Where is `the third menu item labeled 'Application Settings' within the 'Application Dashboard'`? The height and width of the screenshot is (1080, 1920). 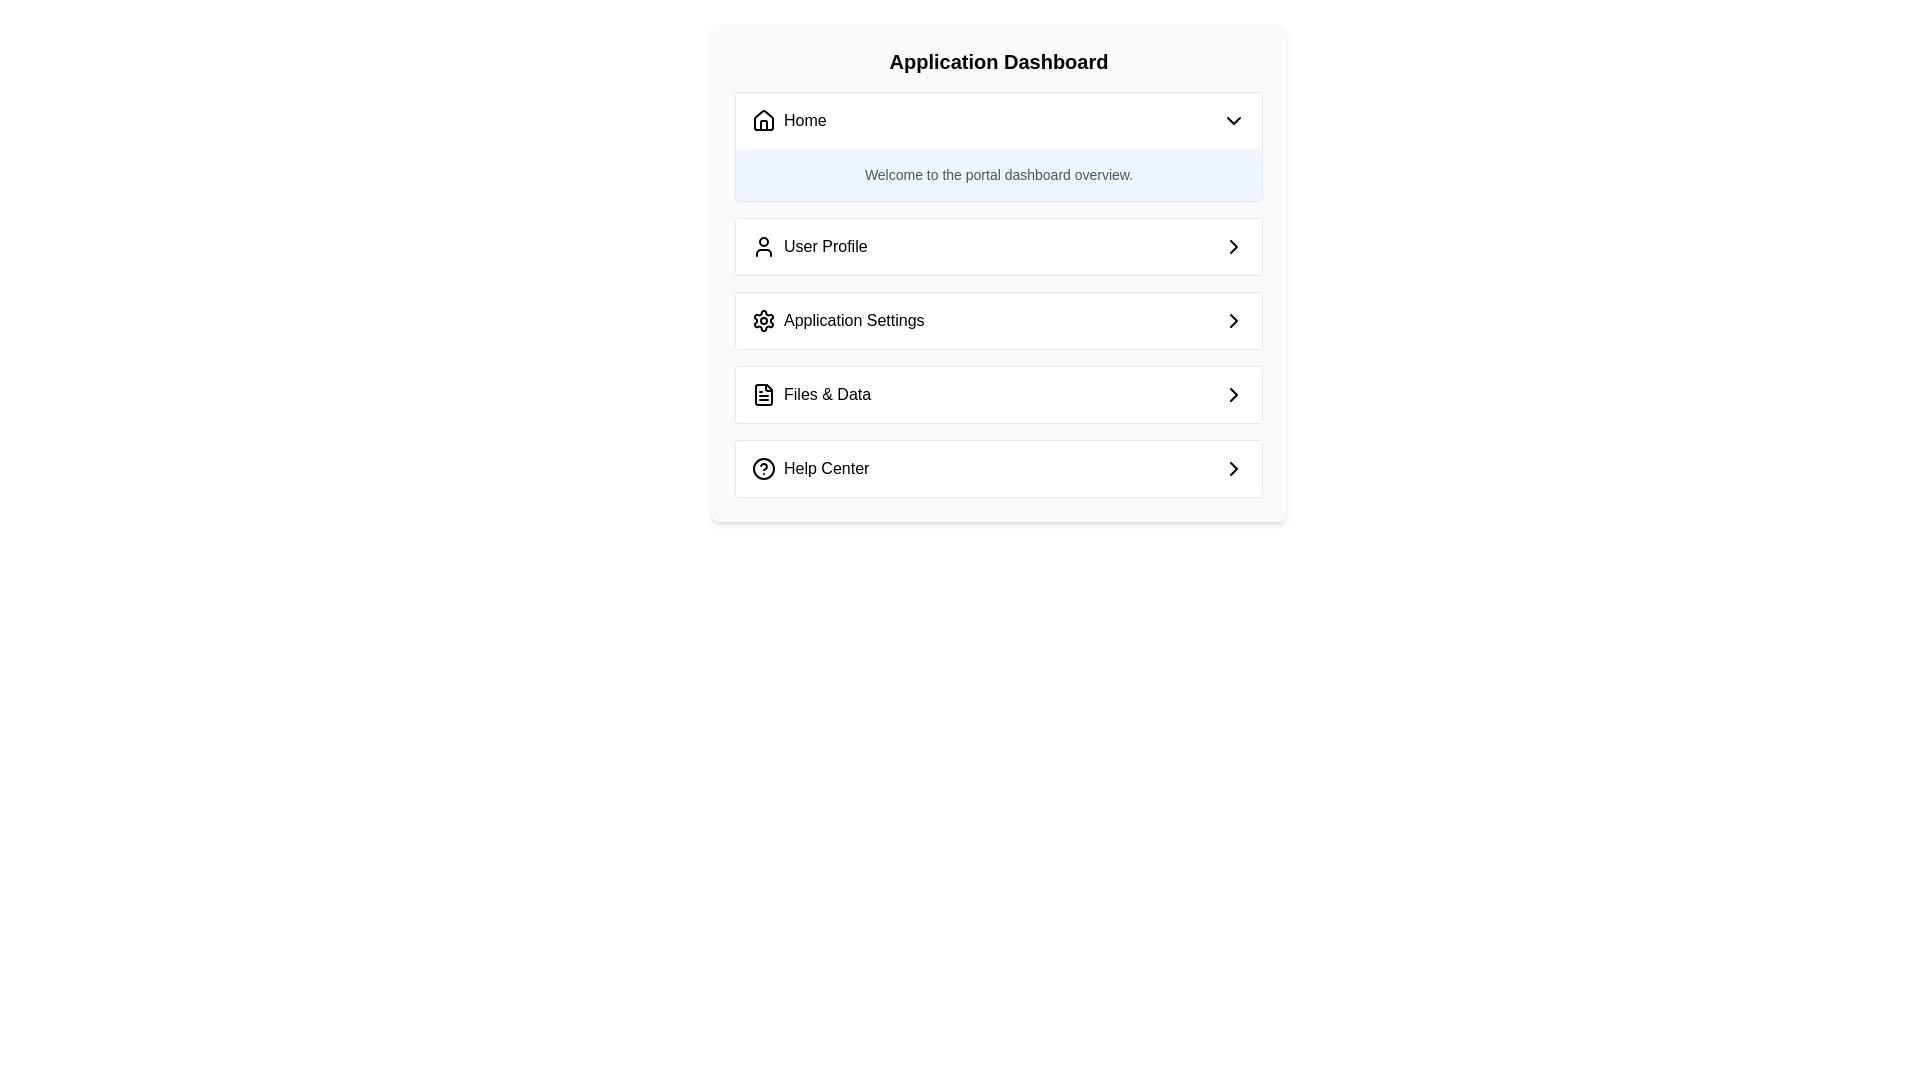 the third menu item labeled 'Application Settings' within the 'Application Dashboard' is located at coordinates (998, 294).